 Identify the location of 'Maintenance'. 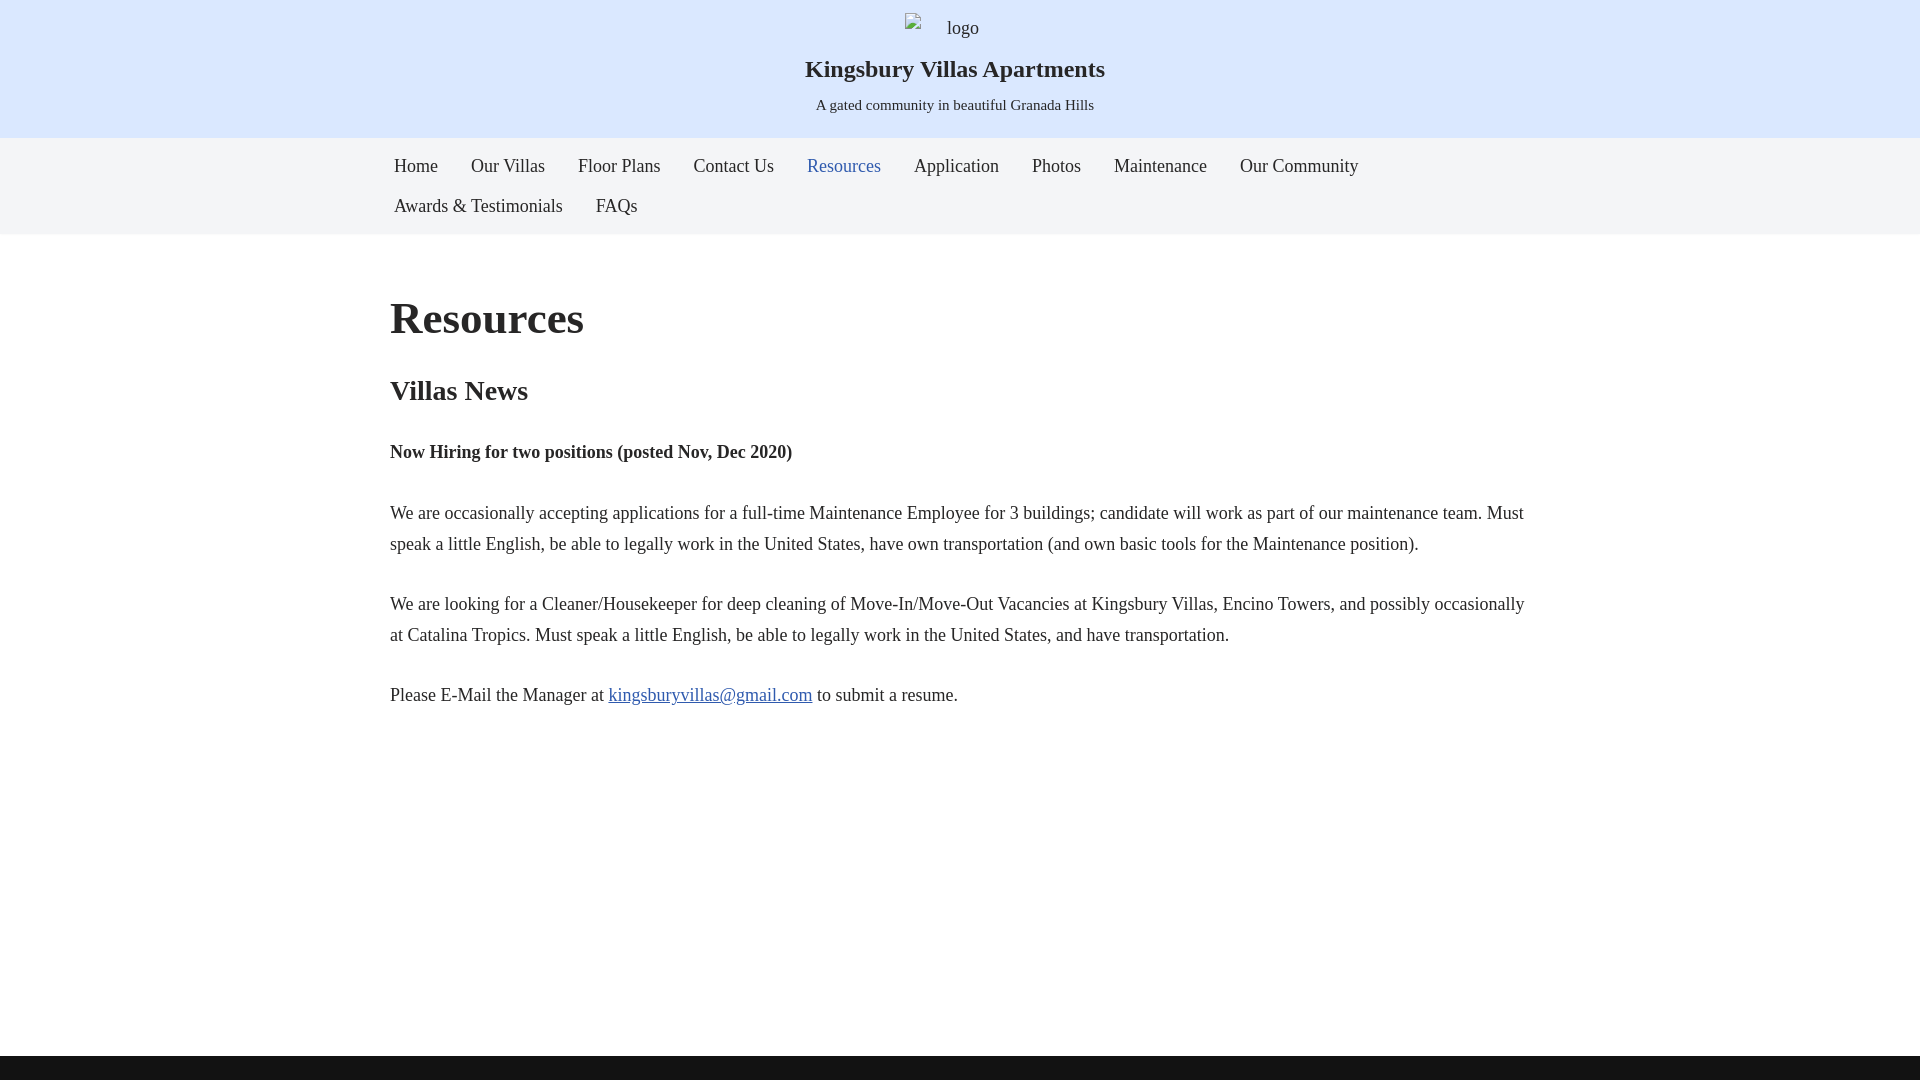
(1160, 164).